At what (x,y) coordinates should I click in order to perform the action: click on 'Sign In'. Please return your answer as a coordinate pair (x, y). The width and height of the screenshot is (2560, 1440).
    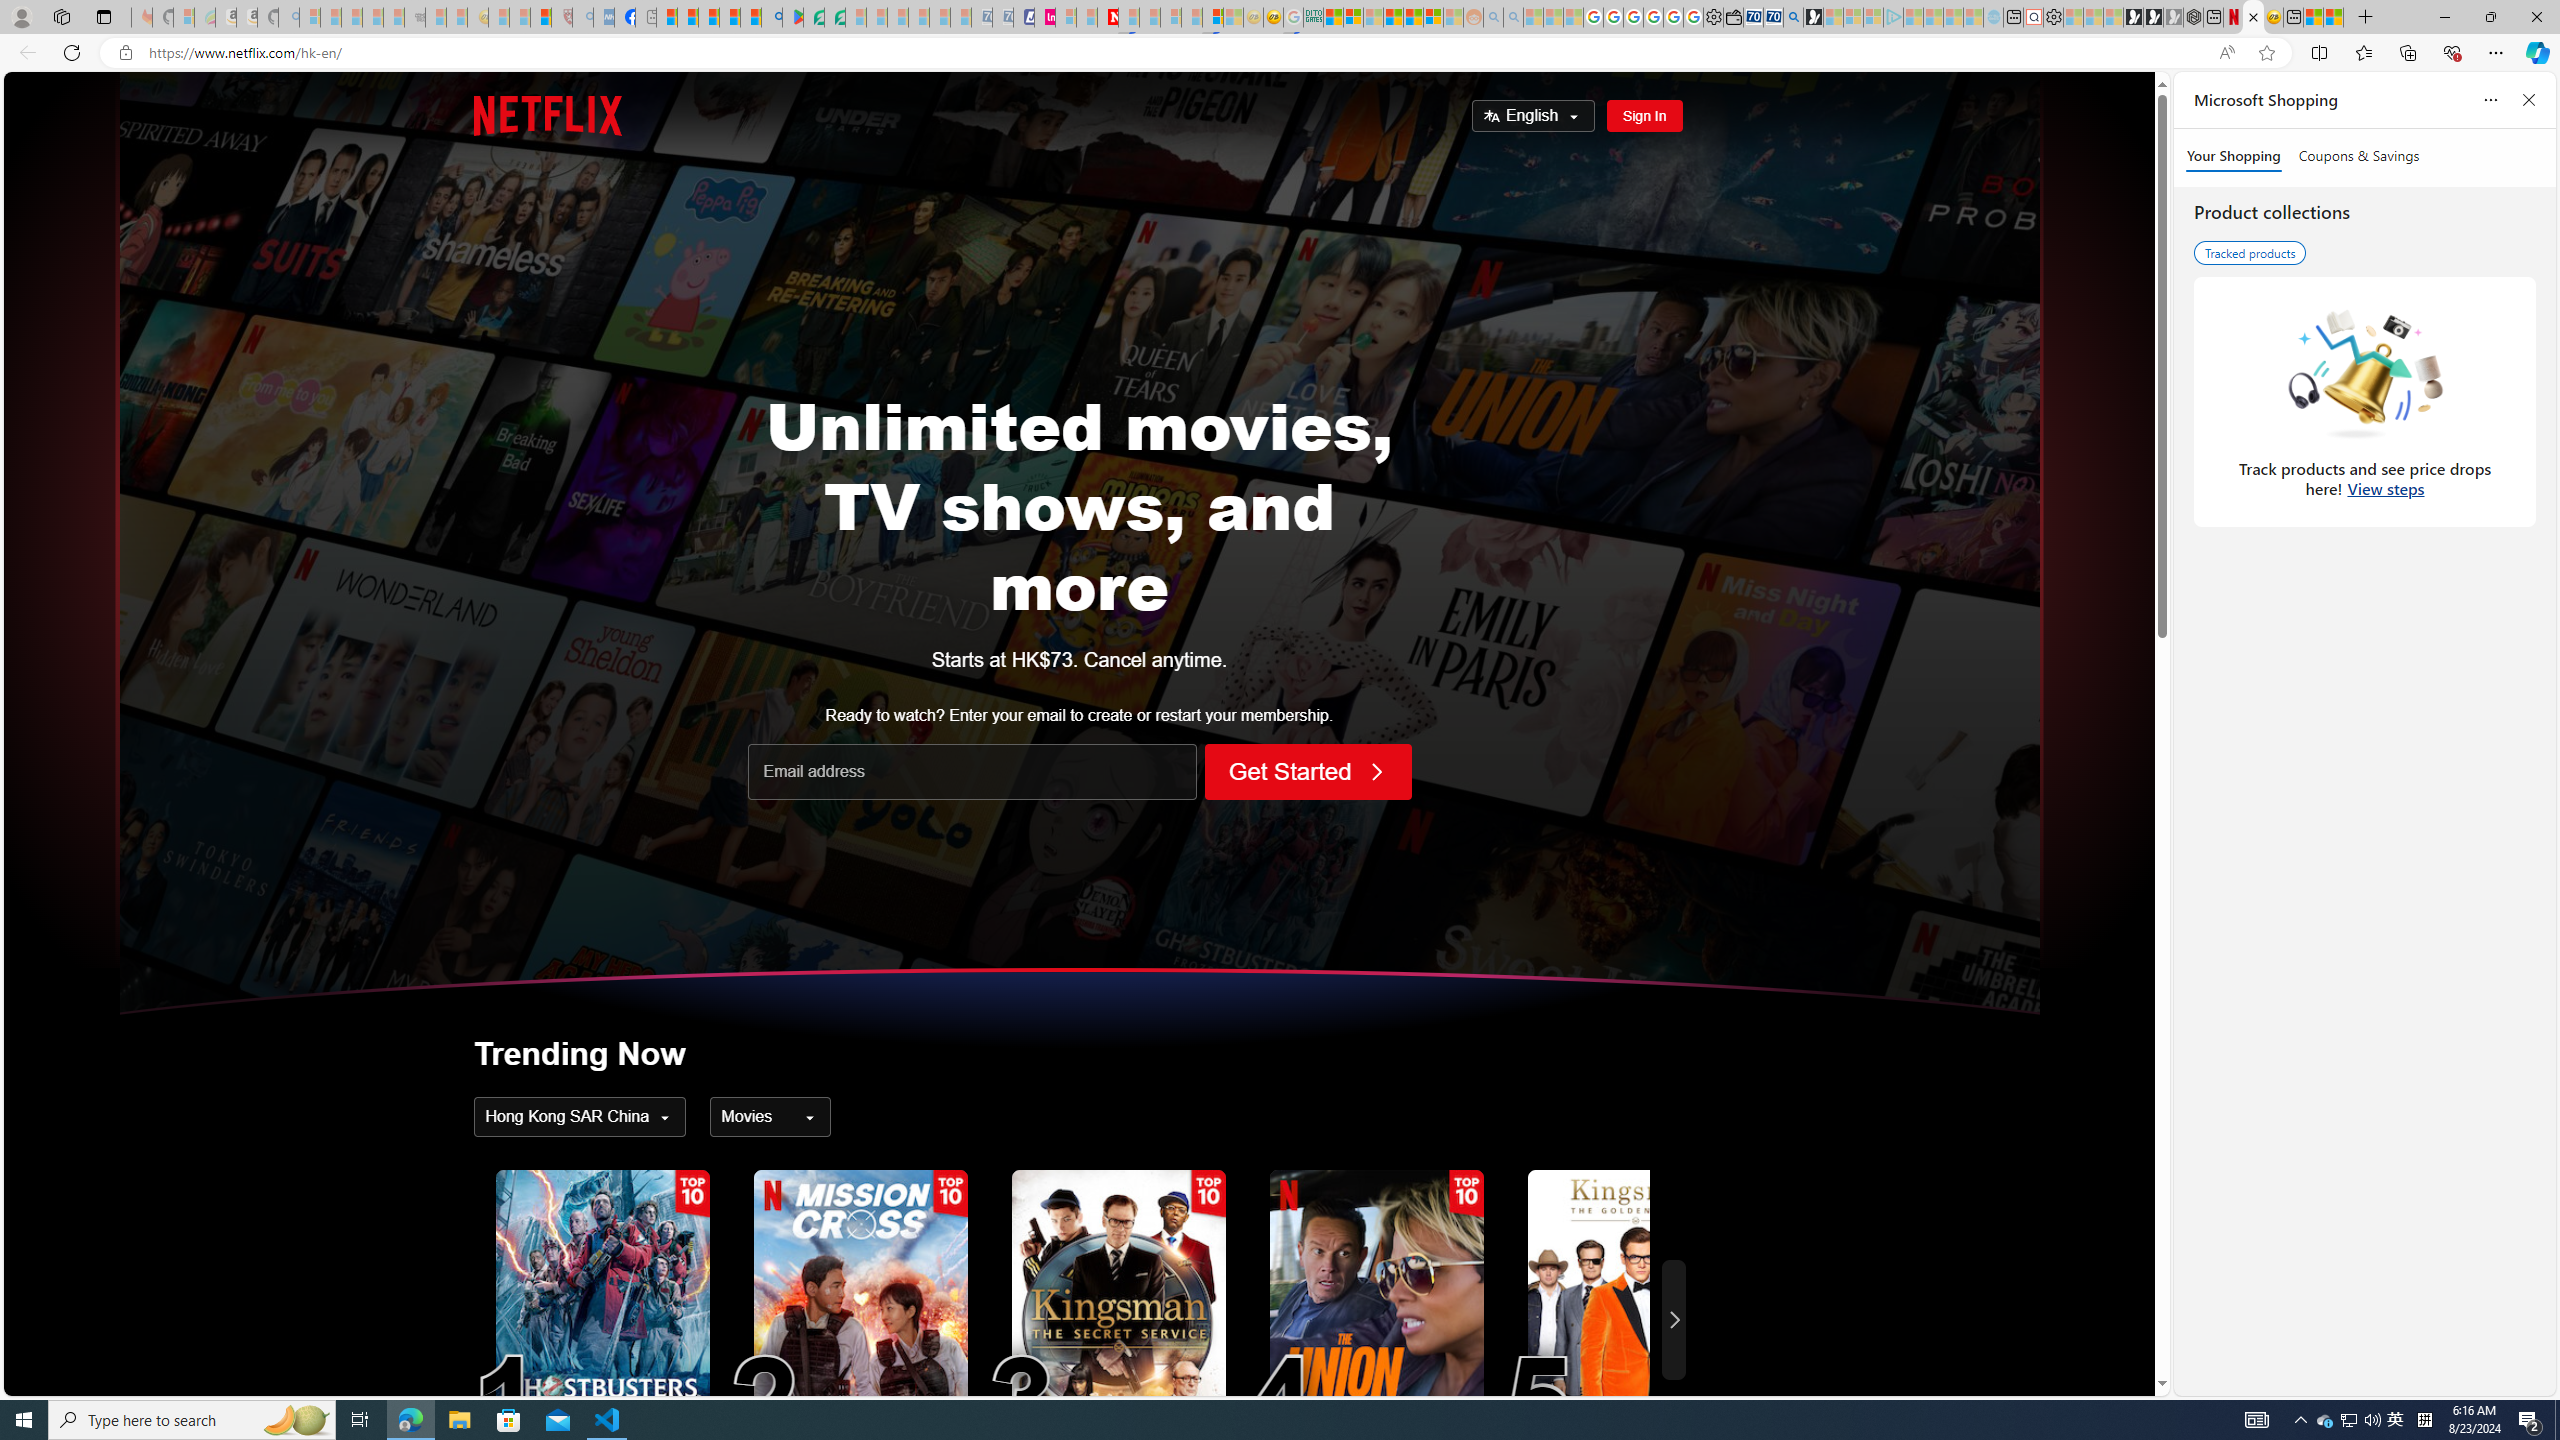
    Looking at the image, I should click on (1642, 114).